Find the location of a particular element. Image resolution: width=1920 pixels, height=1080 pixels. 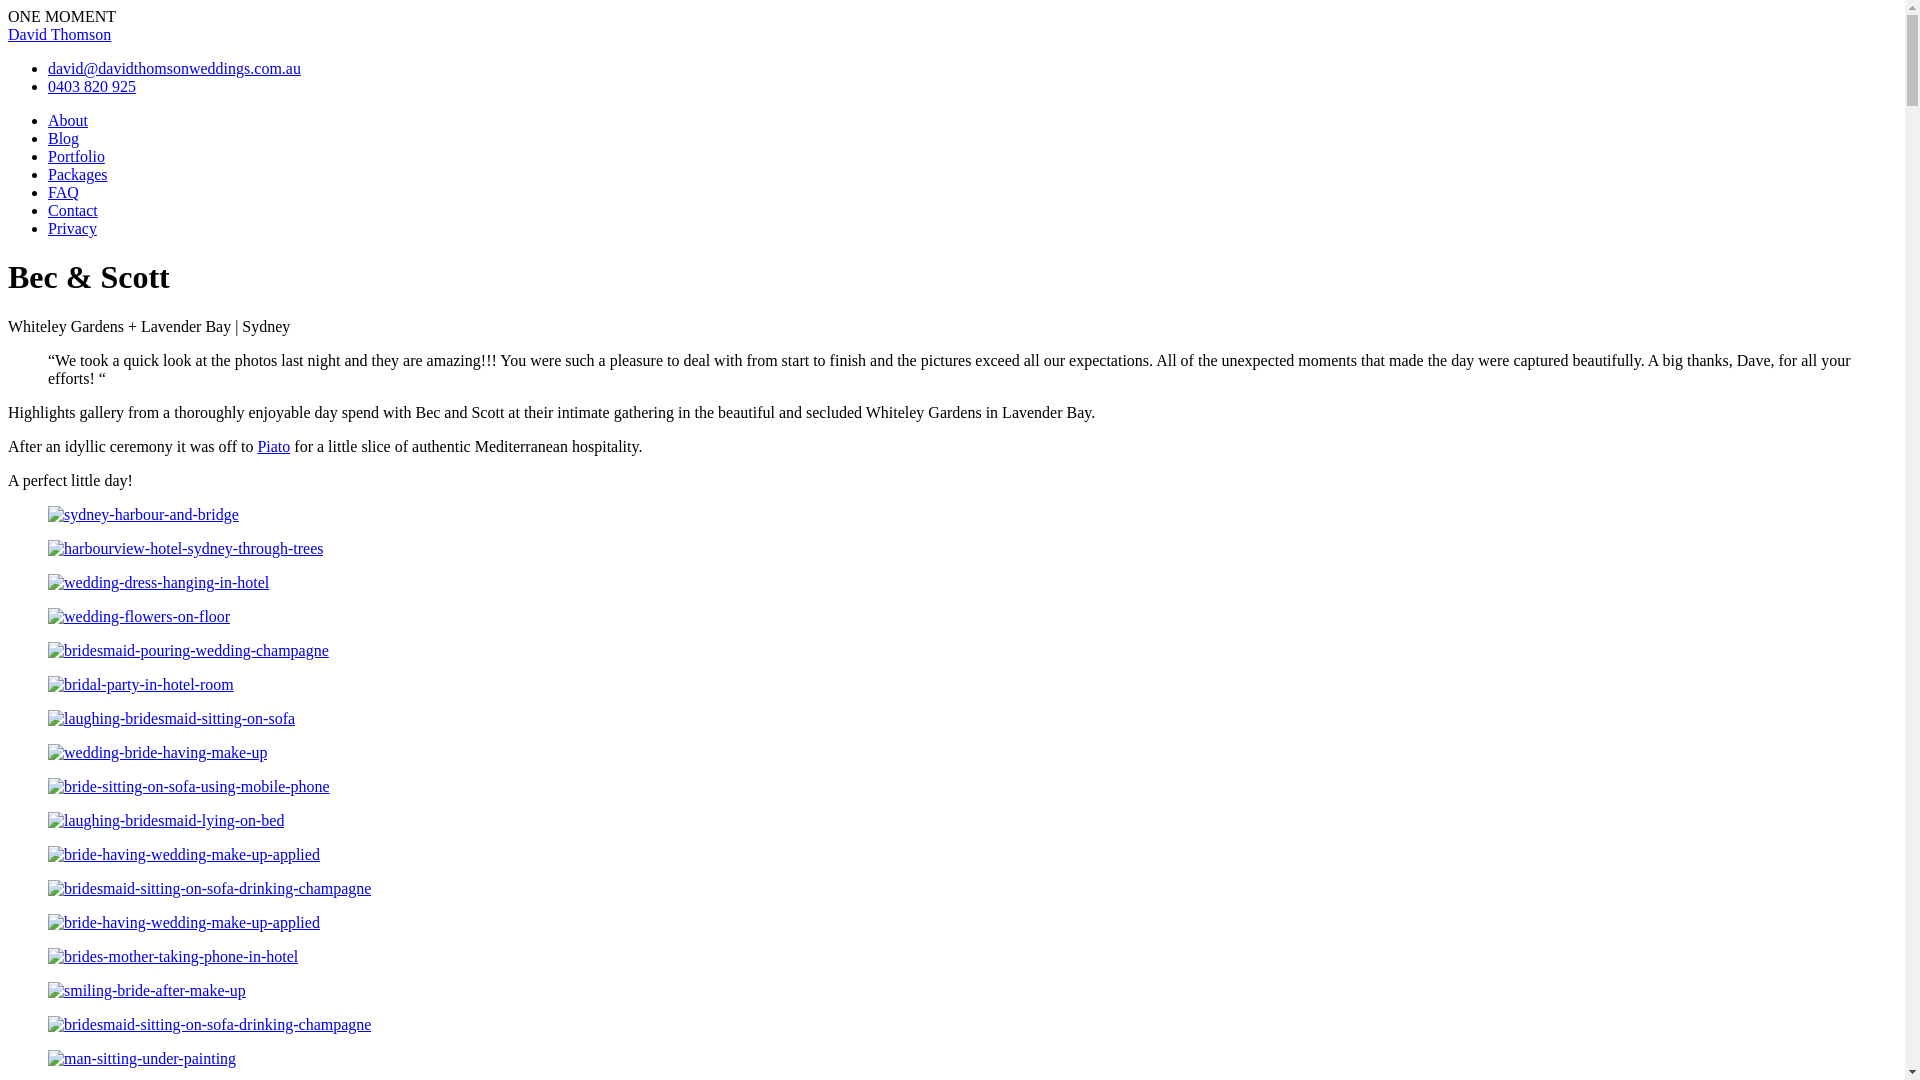

'Privacy' is located at coordinates (72, 227).